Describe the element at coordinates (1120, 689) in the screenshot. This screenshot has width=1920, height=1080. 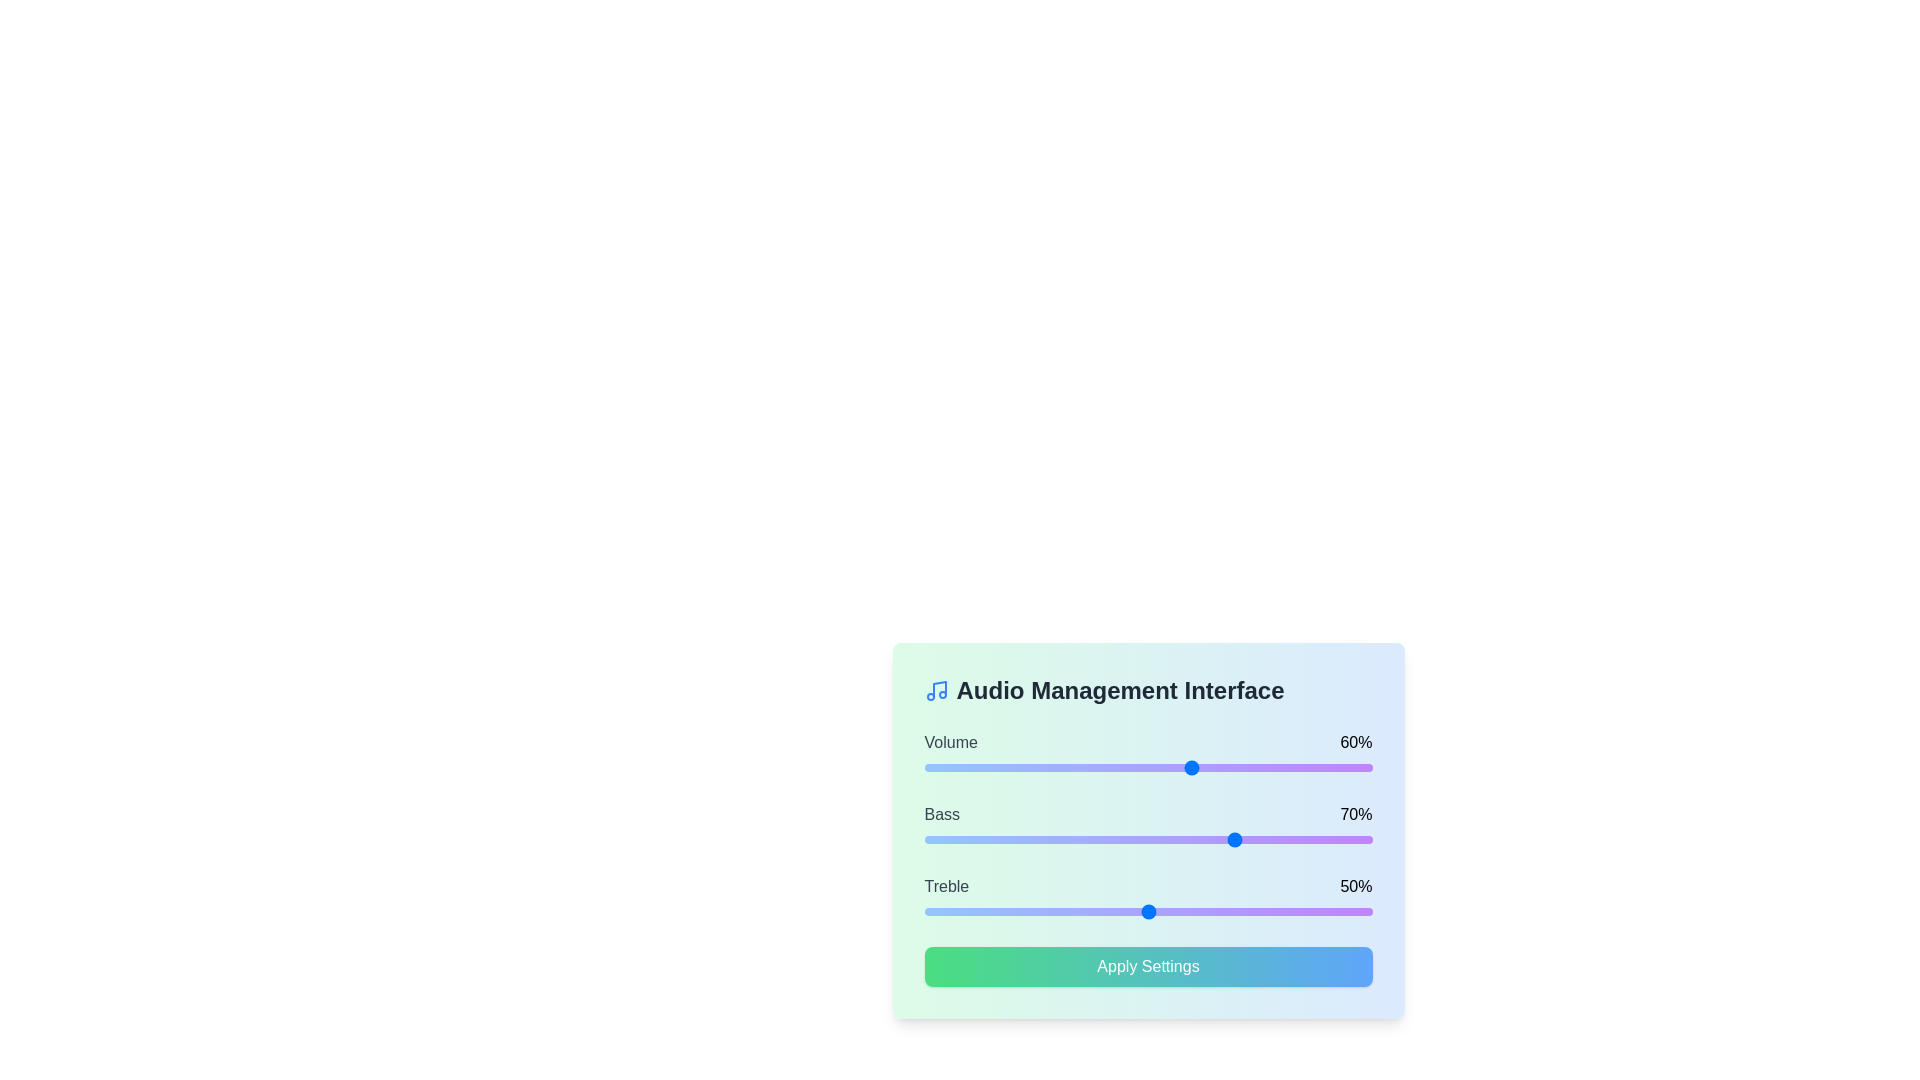
I see `the text label displaying 'Audio Management Interface', which is styled in a bold, dark-colored font and located in the top center section of a card-like interface, next to a small music icon` at that location.